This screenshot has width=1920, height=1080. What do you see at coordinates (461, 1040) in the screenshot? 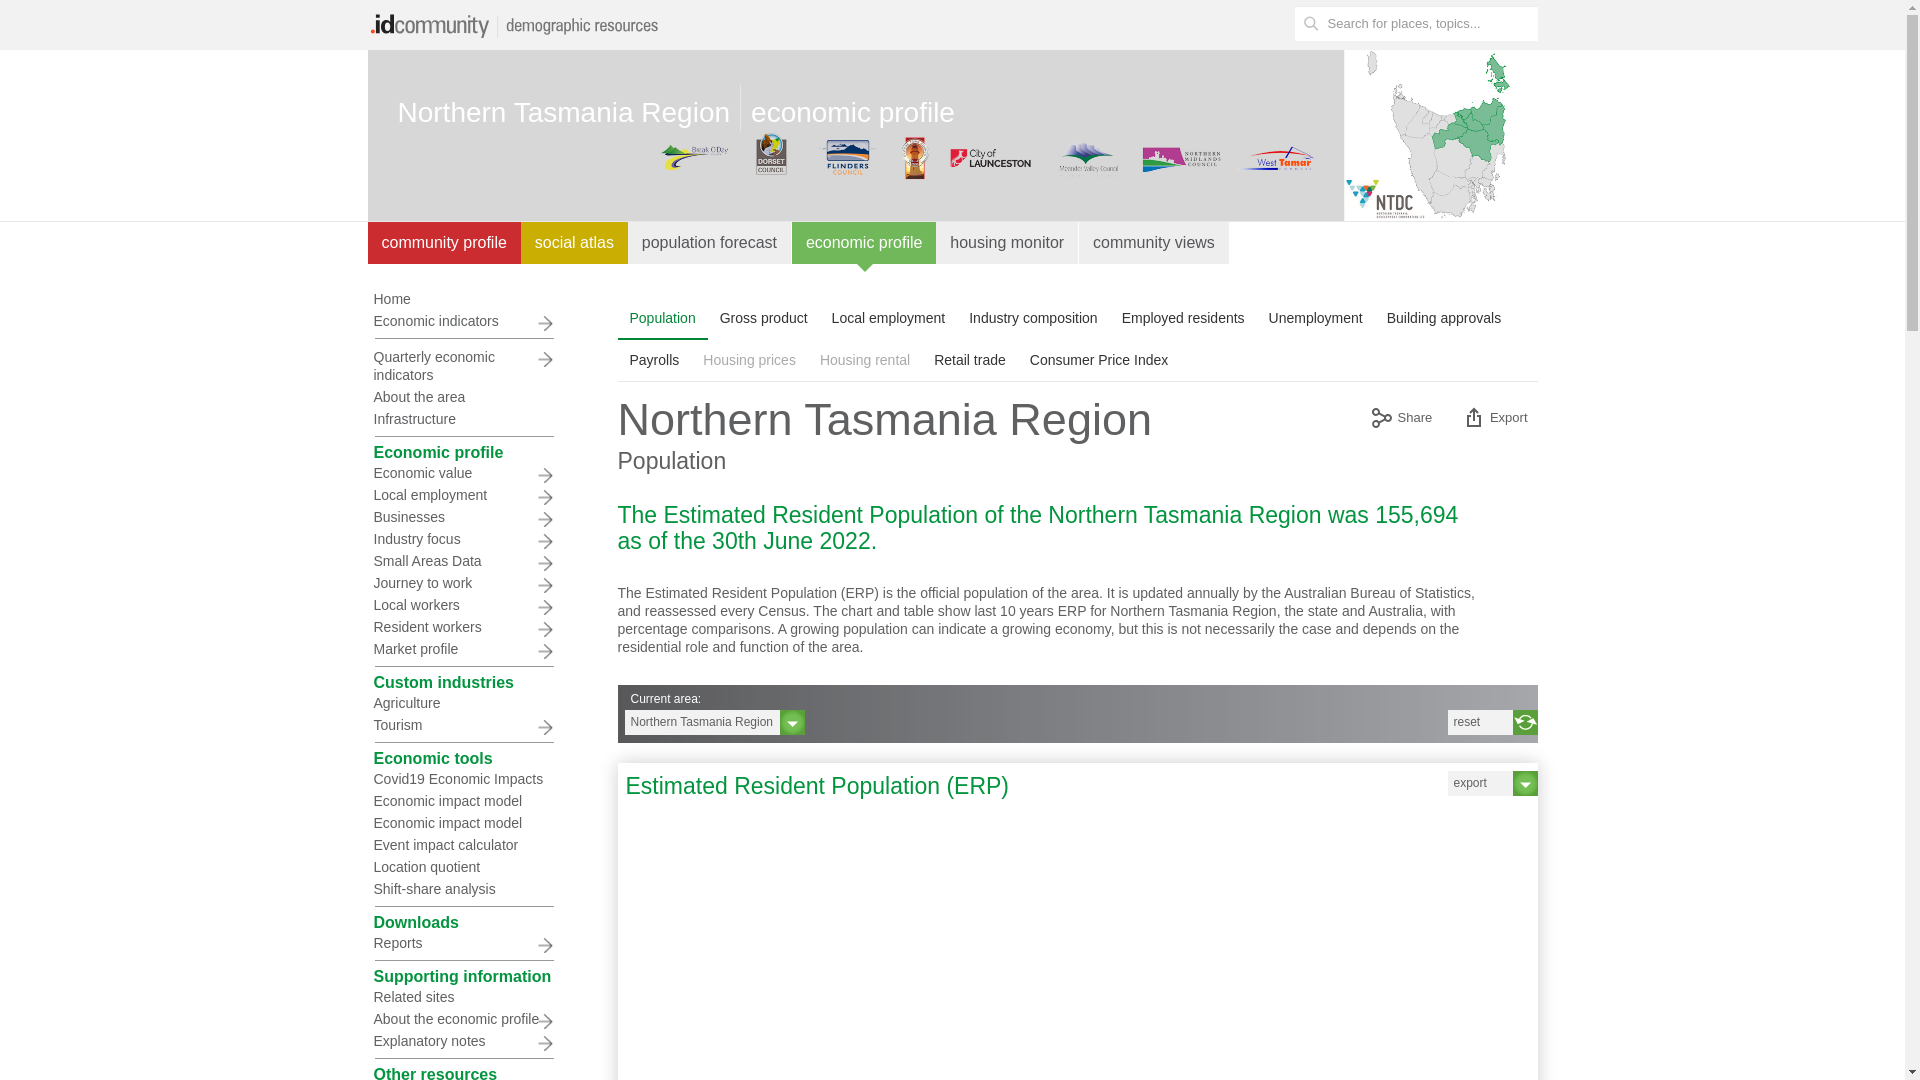
I see `'Explanatory notes` at bounding box center [461, 1040].